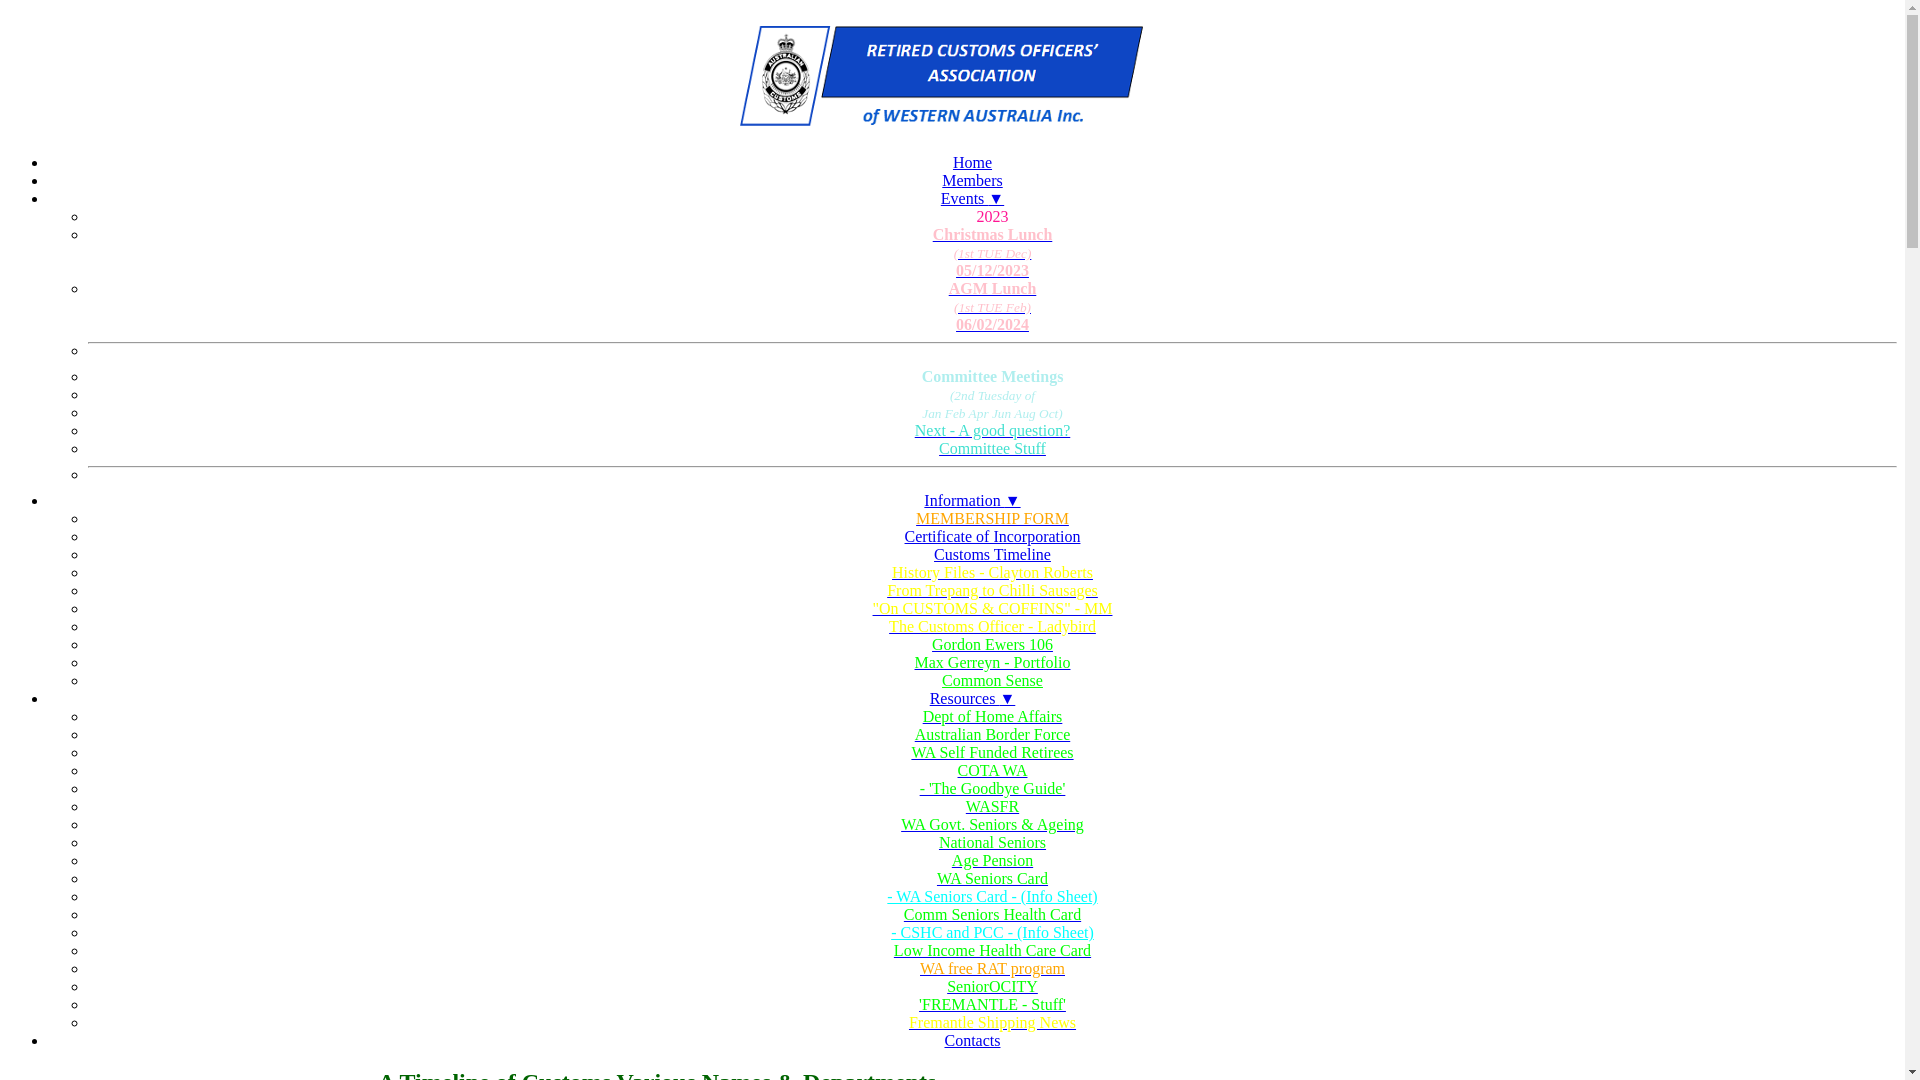 Image resolution: width=1920 pixels, height=1080 pixels. What do you see at coordinates (992, 716) in the screenshot?
I see `'Dept of Home Affairs'` at bounding box center [992, 716].